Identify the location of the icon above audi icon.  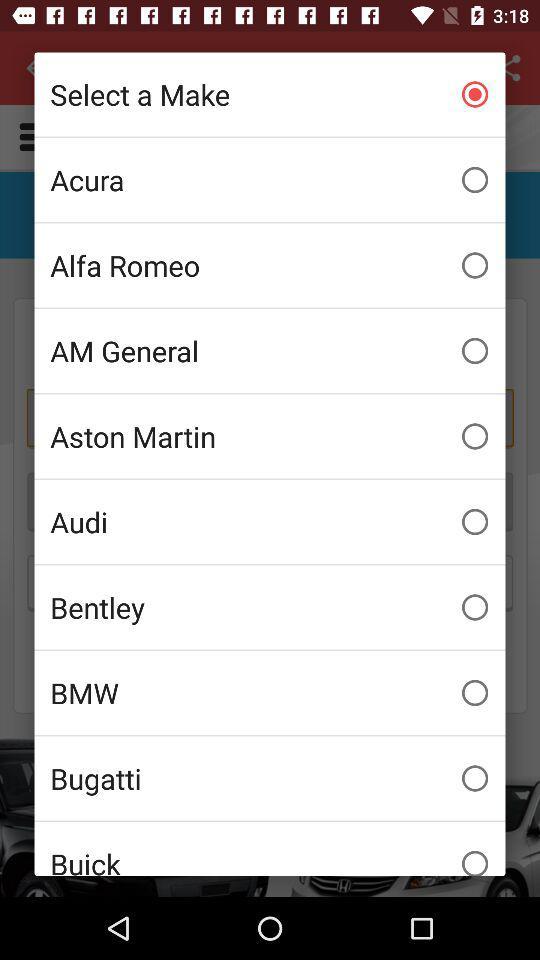
(270, 436).